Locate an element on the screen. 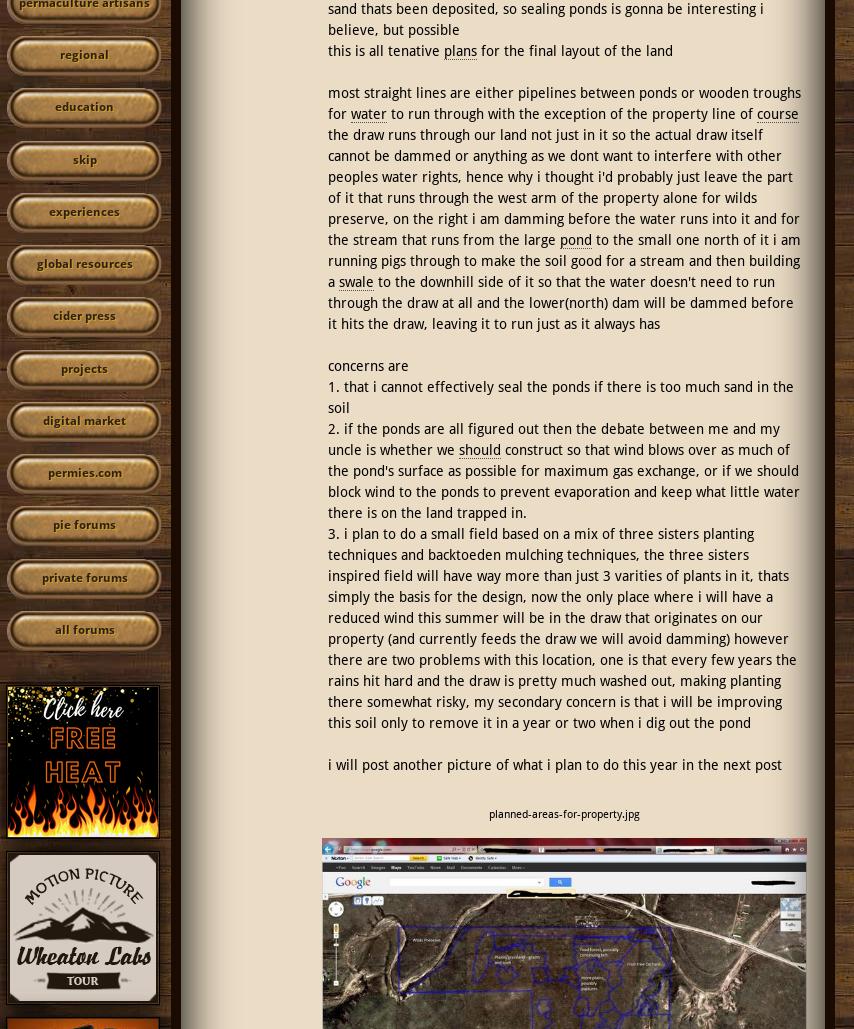 Image resolution: width=854 pixels, height=1029 pixels. 'to the small one north of it i am running pigs through to make the soil good for a stream and then building a' is located at coordinates (562, 259).